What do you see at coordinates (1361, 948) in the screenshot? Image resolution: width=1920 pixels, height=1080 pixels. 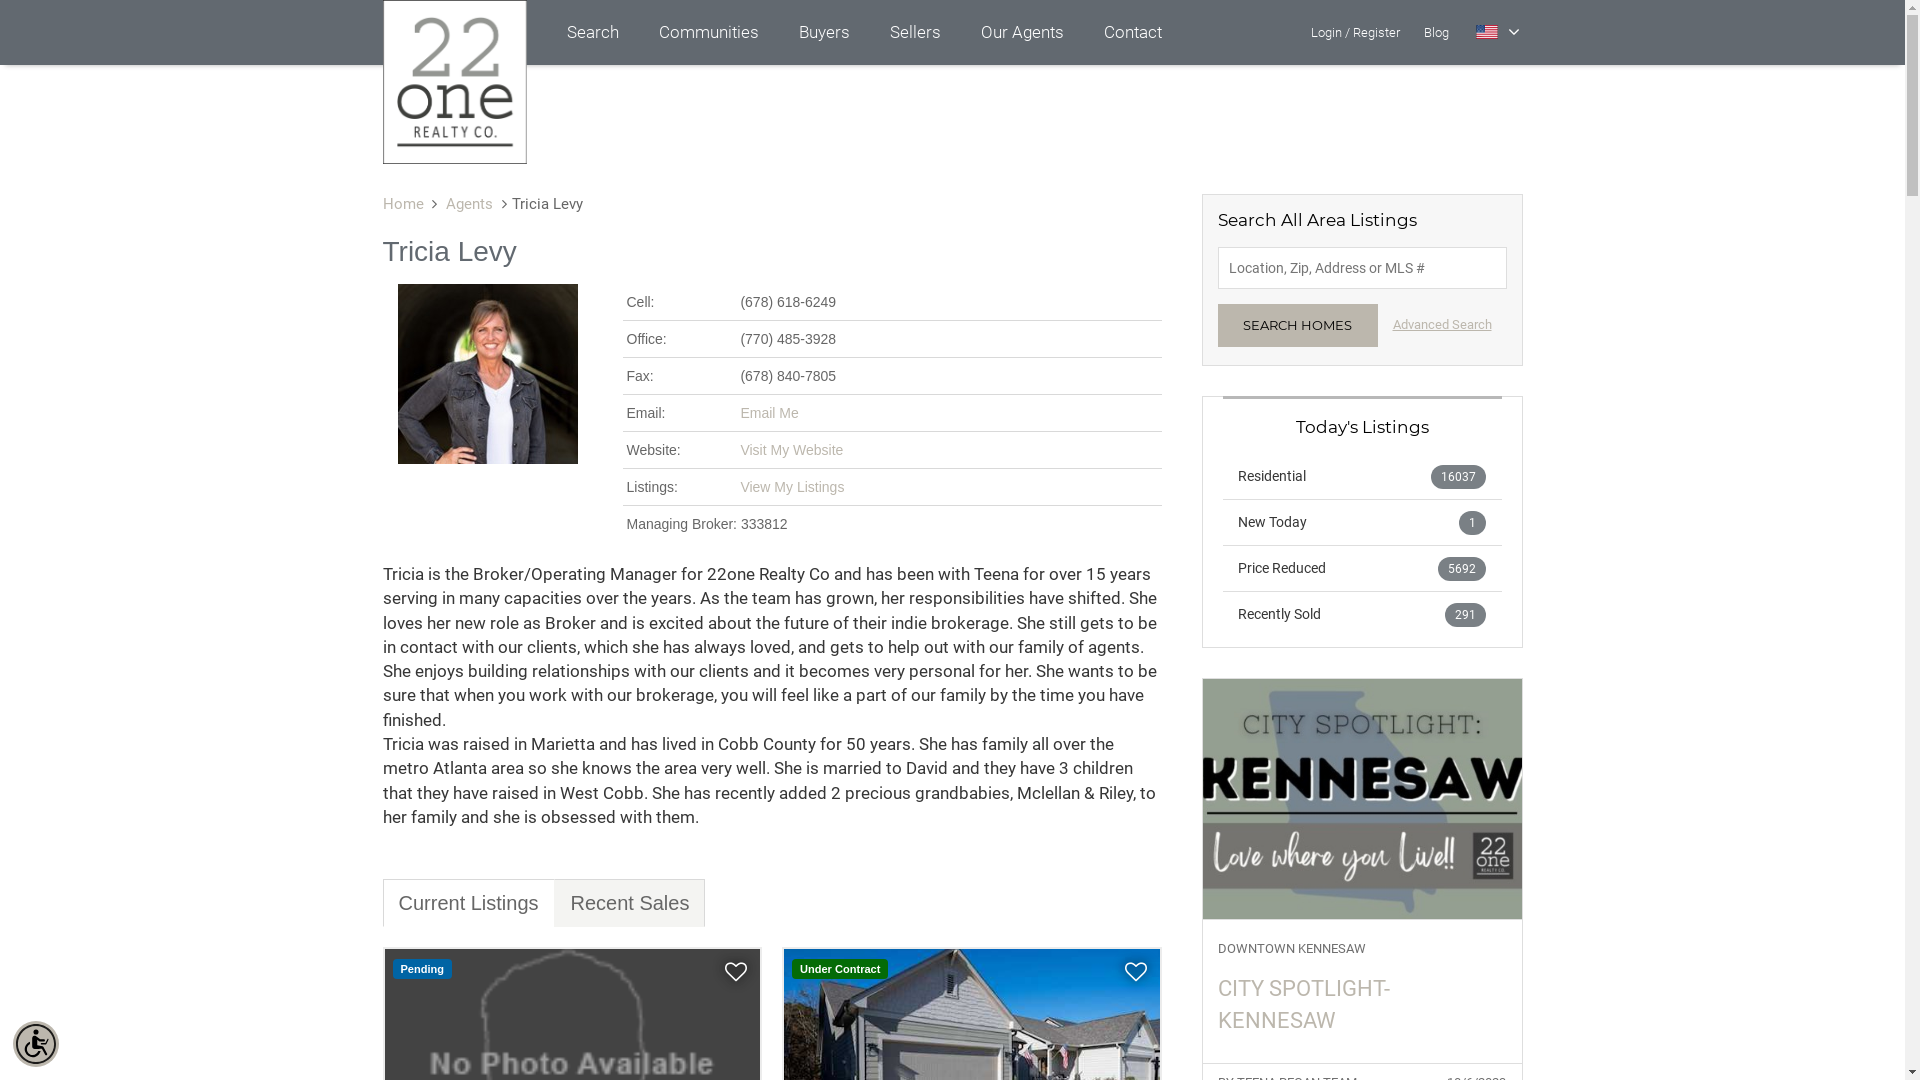 I see `'DOWNTOWN KENNESAW'` at bounding box center [1361, 948].